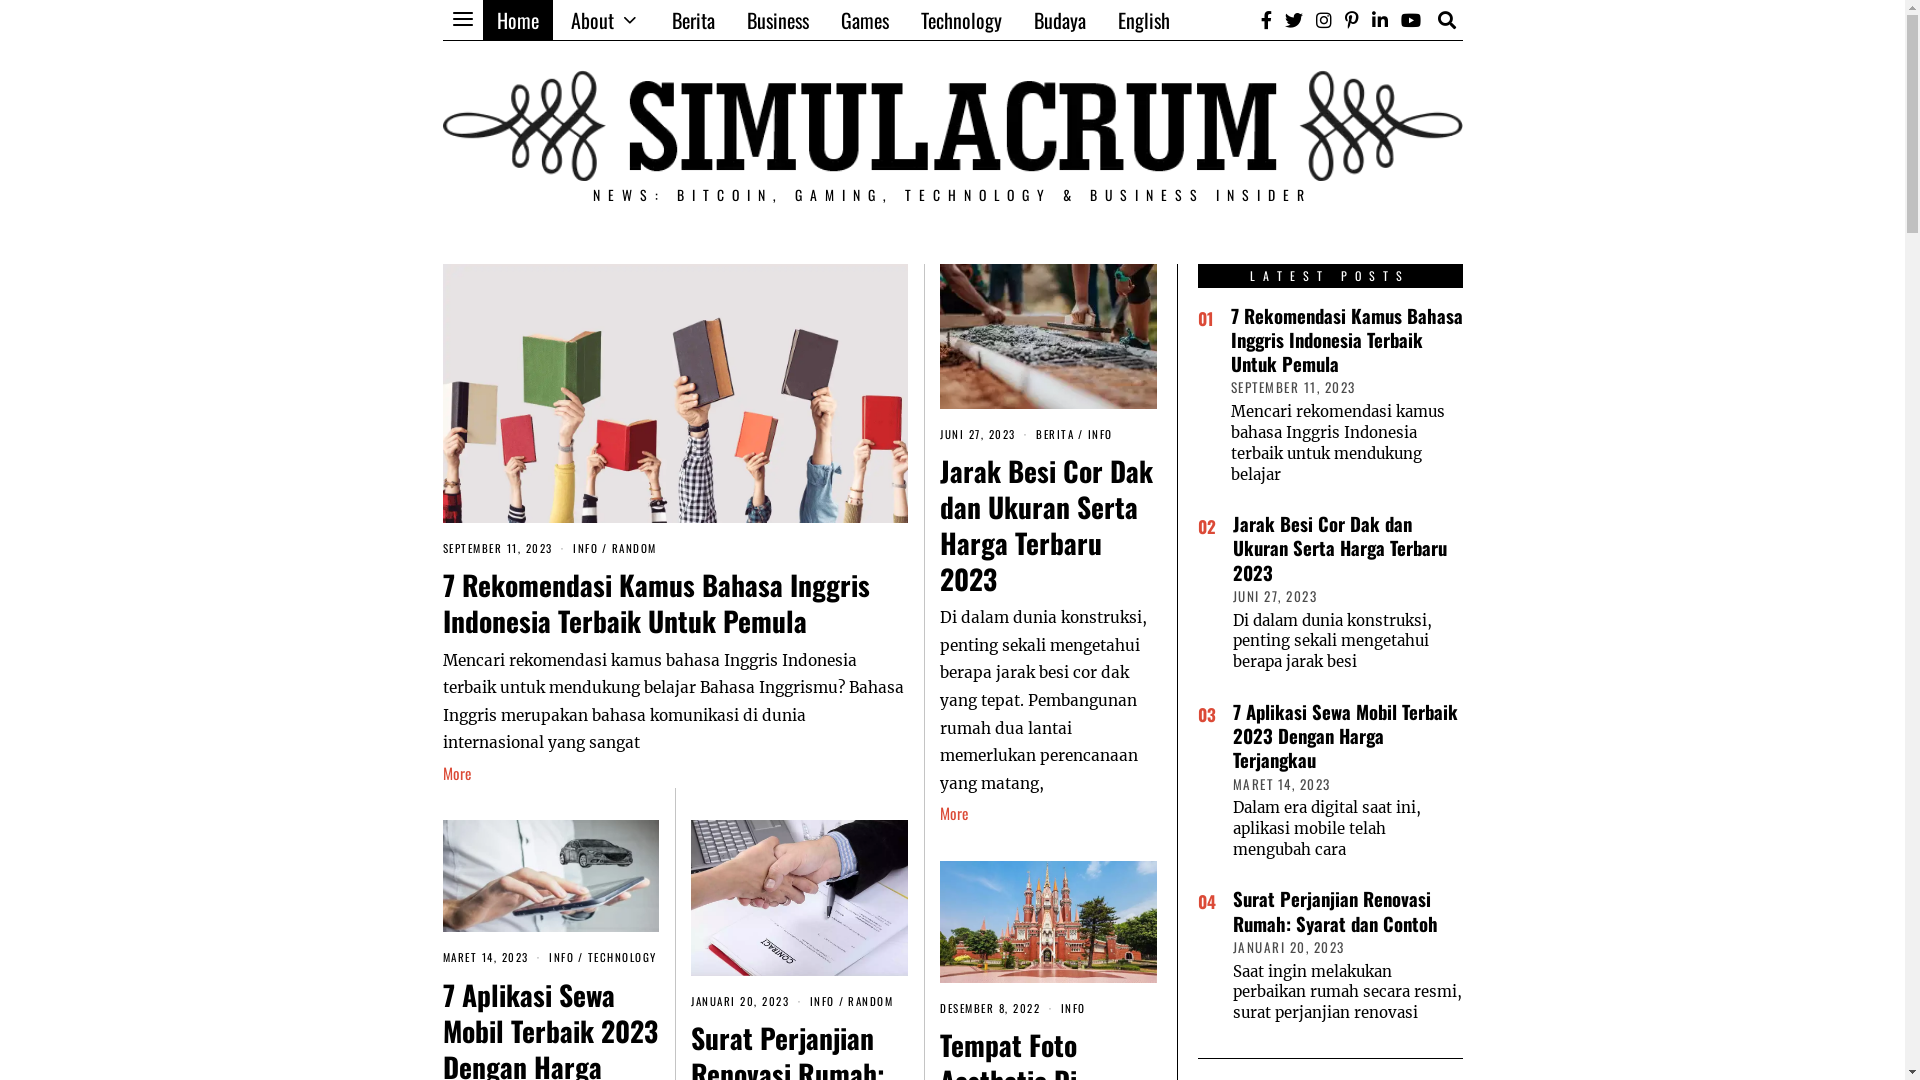 The width and height of the screenshot is (1920, 1080). What do you see at coordinates (1099, 433) in the screenshot?
I see `'INFO'` at bounding box center [1099, 433].